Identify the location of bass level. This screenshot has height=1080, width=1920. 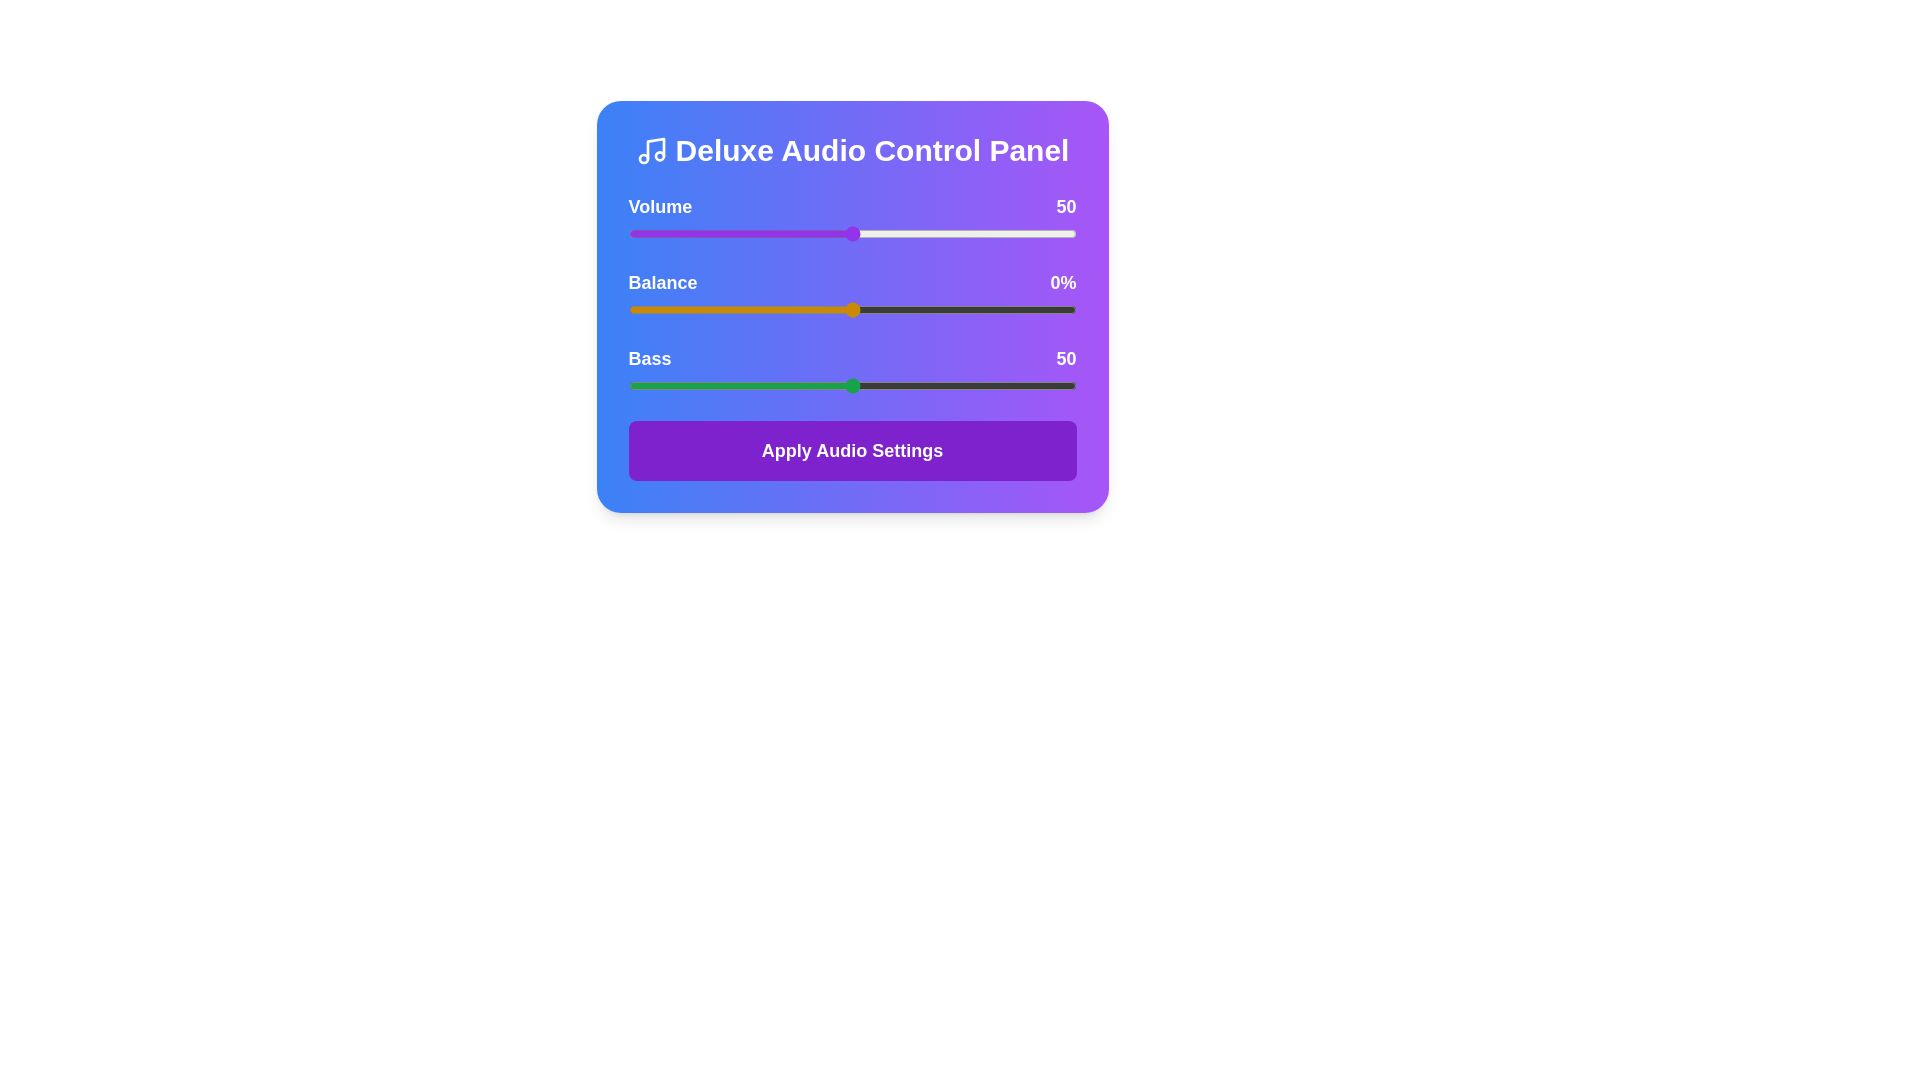
(969, 385).